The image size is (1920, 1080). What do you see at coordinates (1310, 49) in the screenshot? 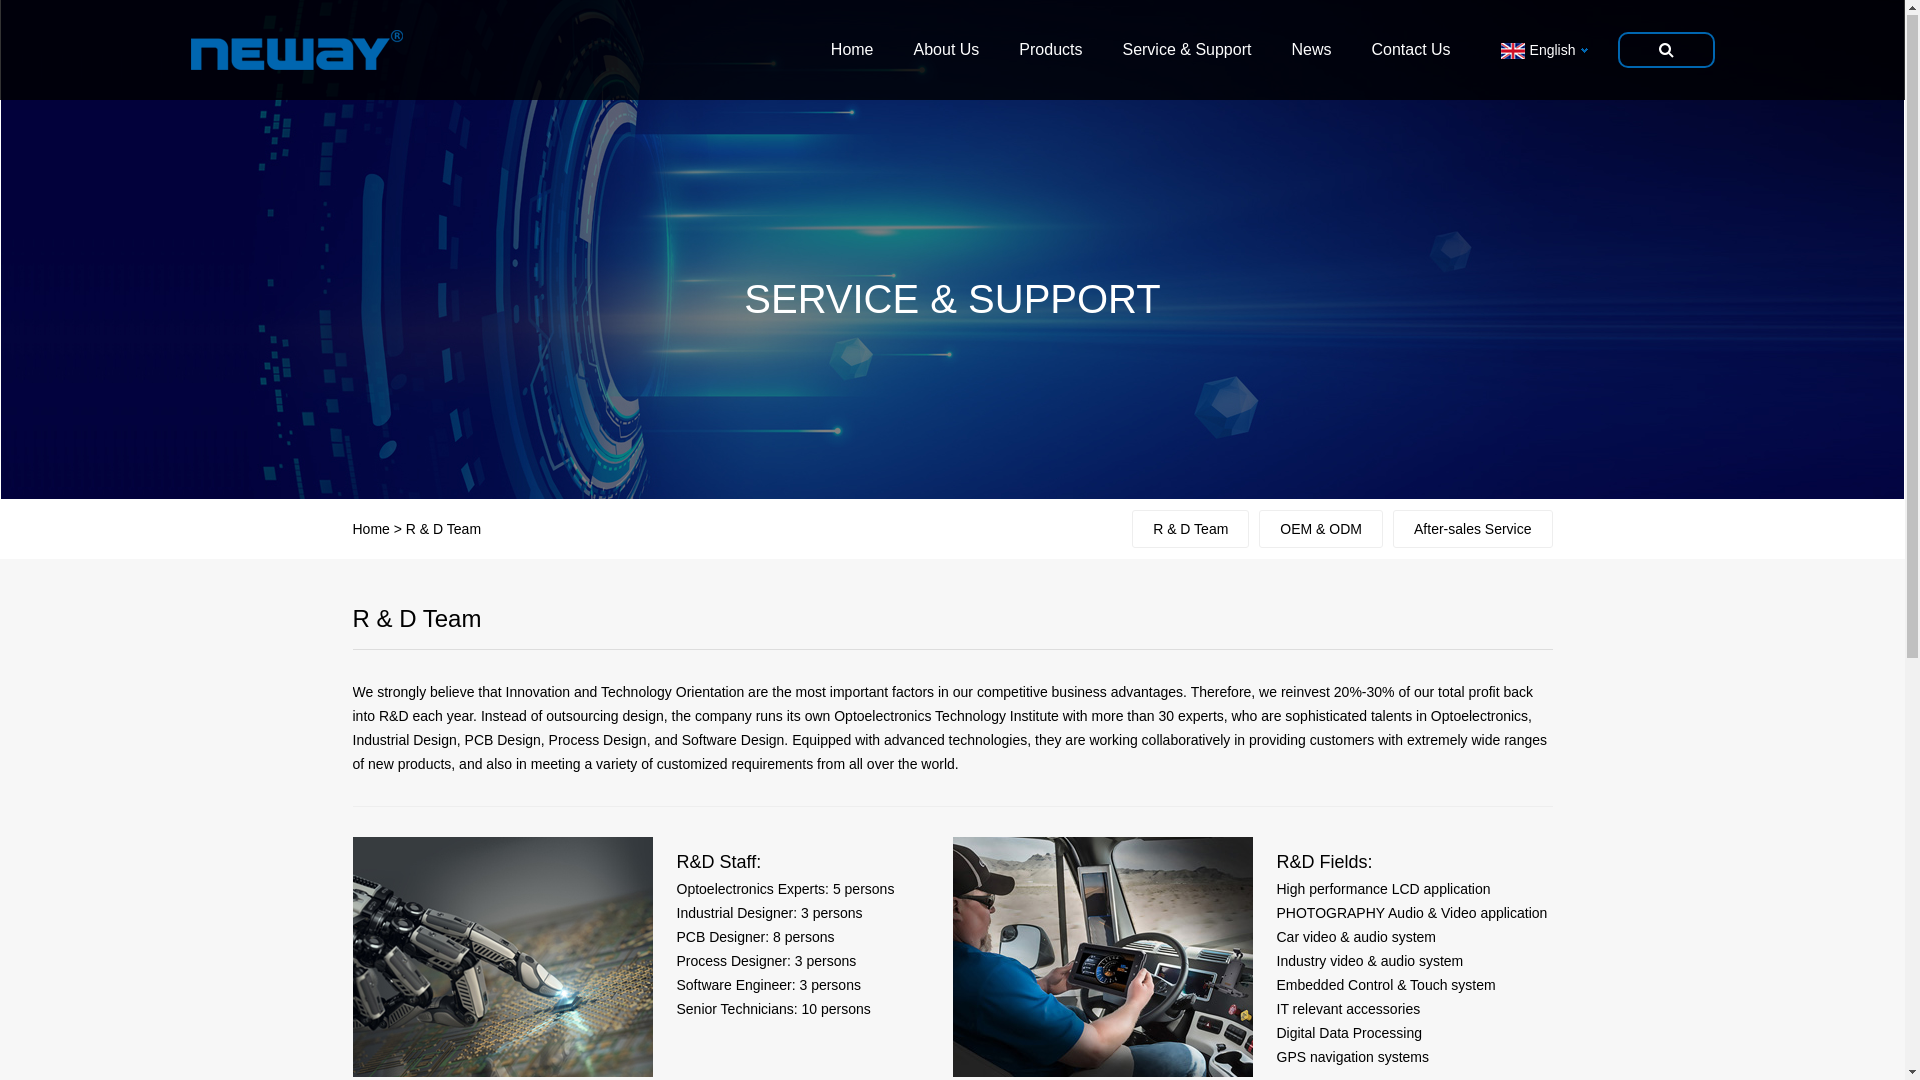
I see `'News'` at bounding box center [1310, 49].